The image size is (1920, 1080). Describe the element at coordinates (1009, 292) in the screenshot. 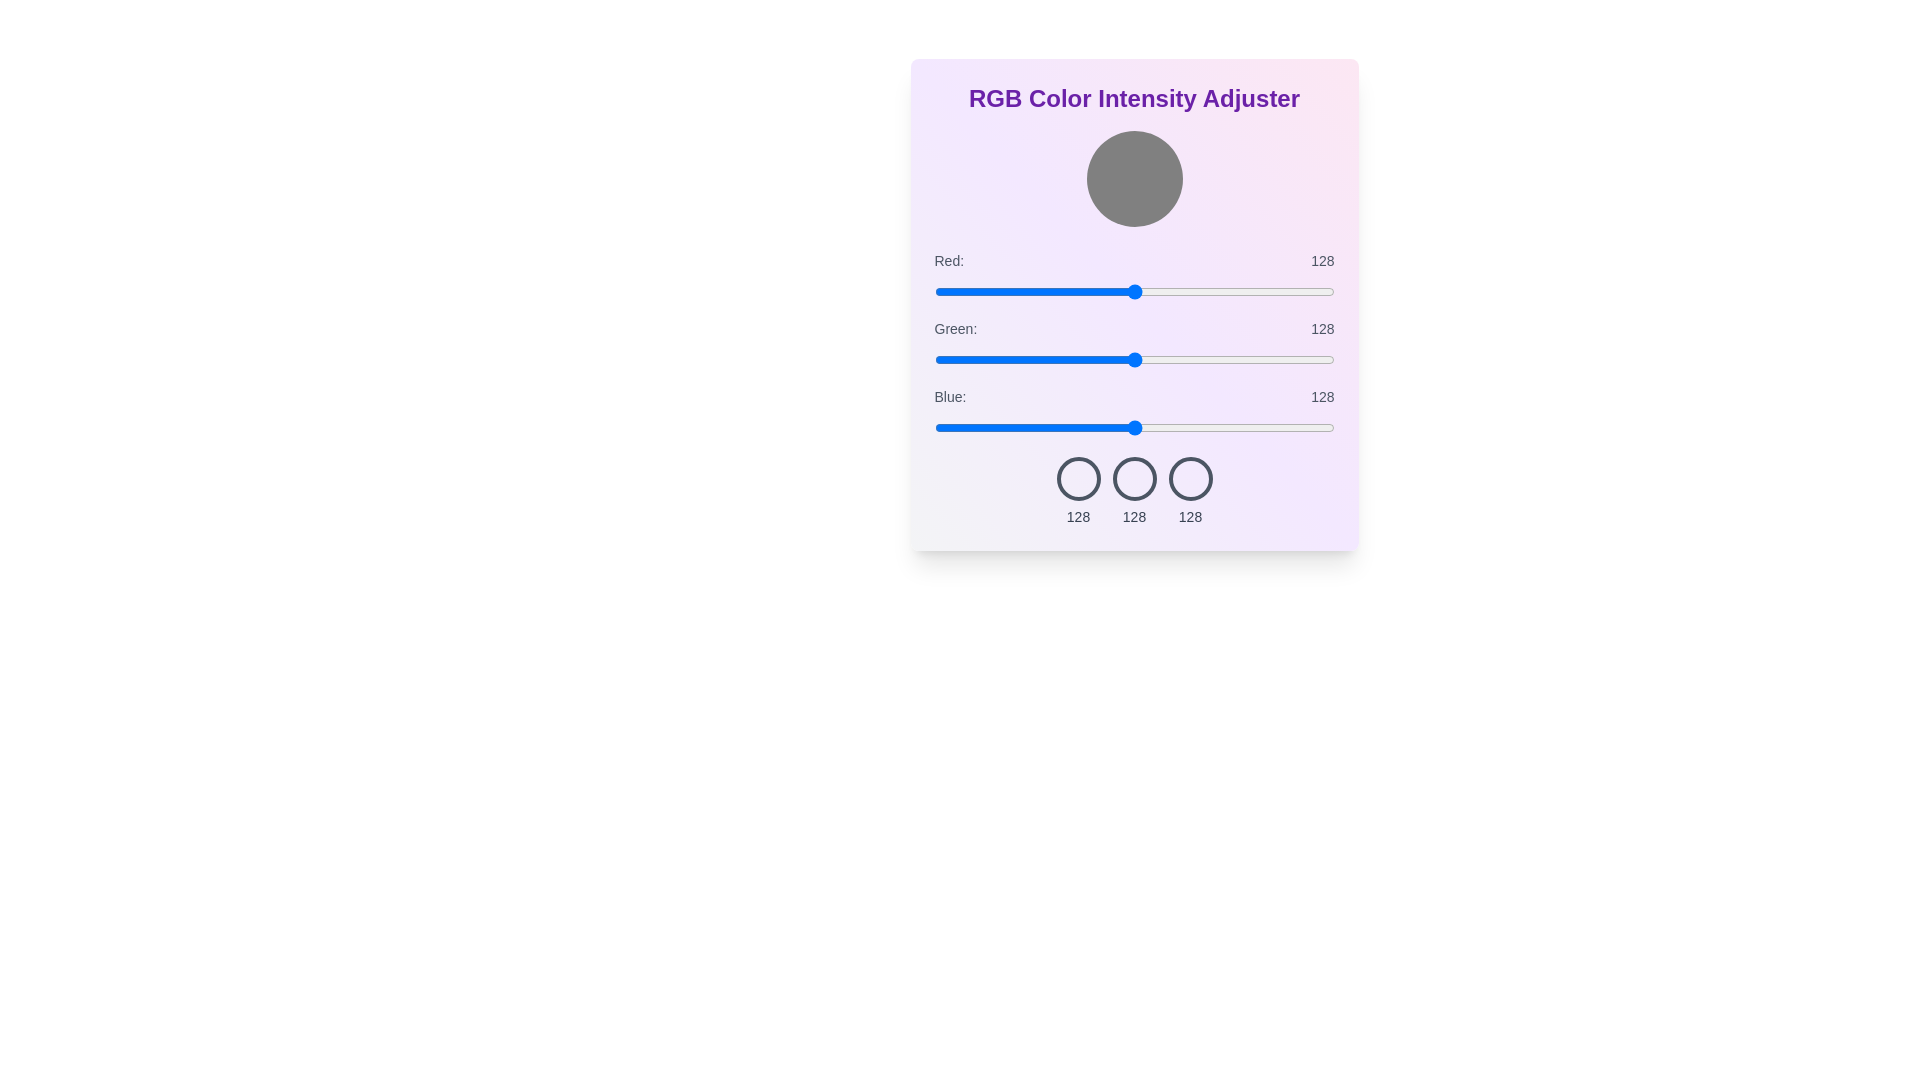

I see `the red color intensity slider to 48 value` at that location.